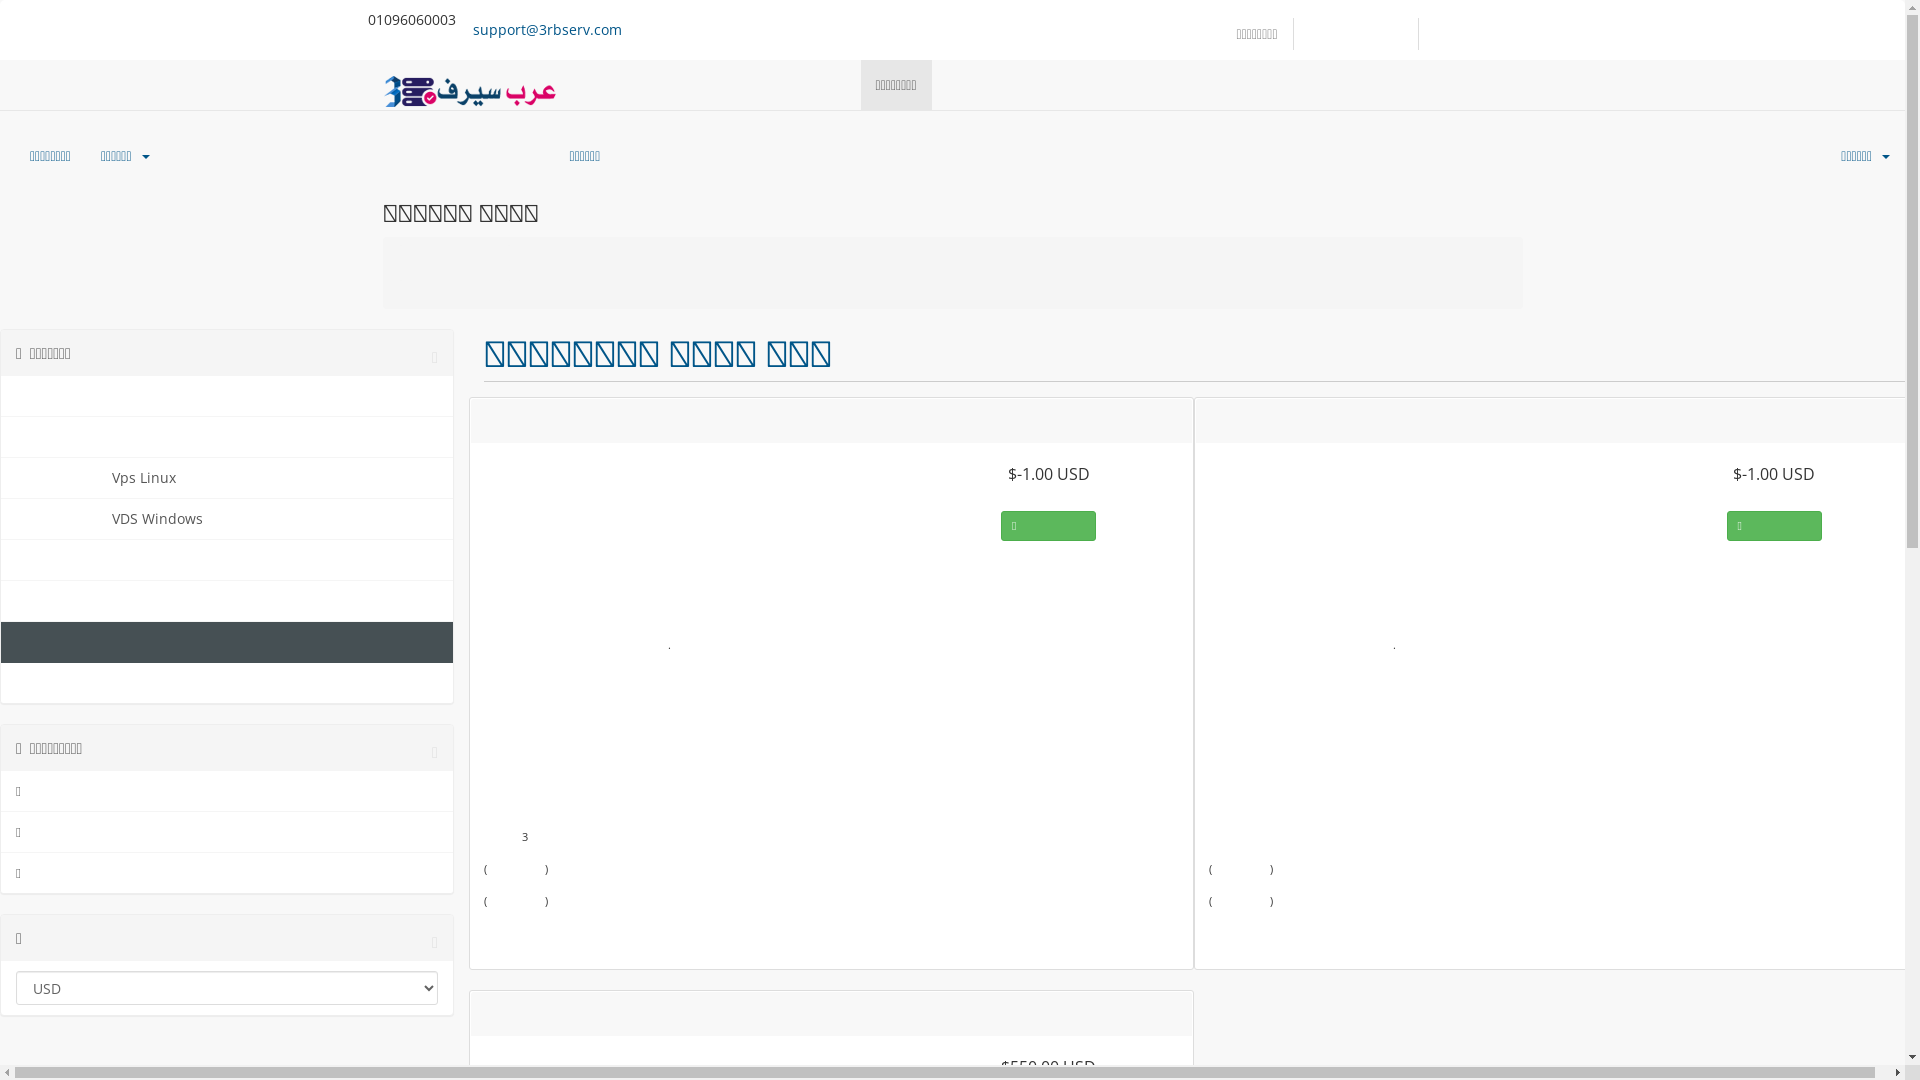 Image resolution: width=1920 pixels, height=1080 pixels. I want to click on 'support@3rbserv.com', so click(547, 30).